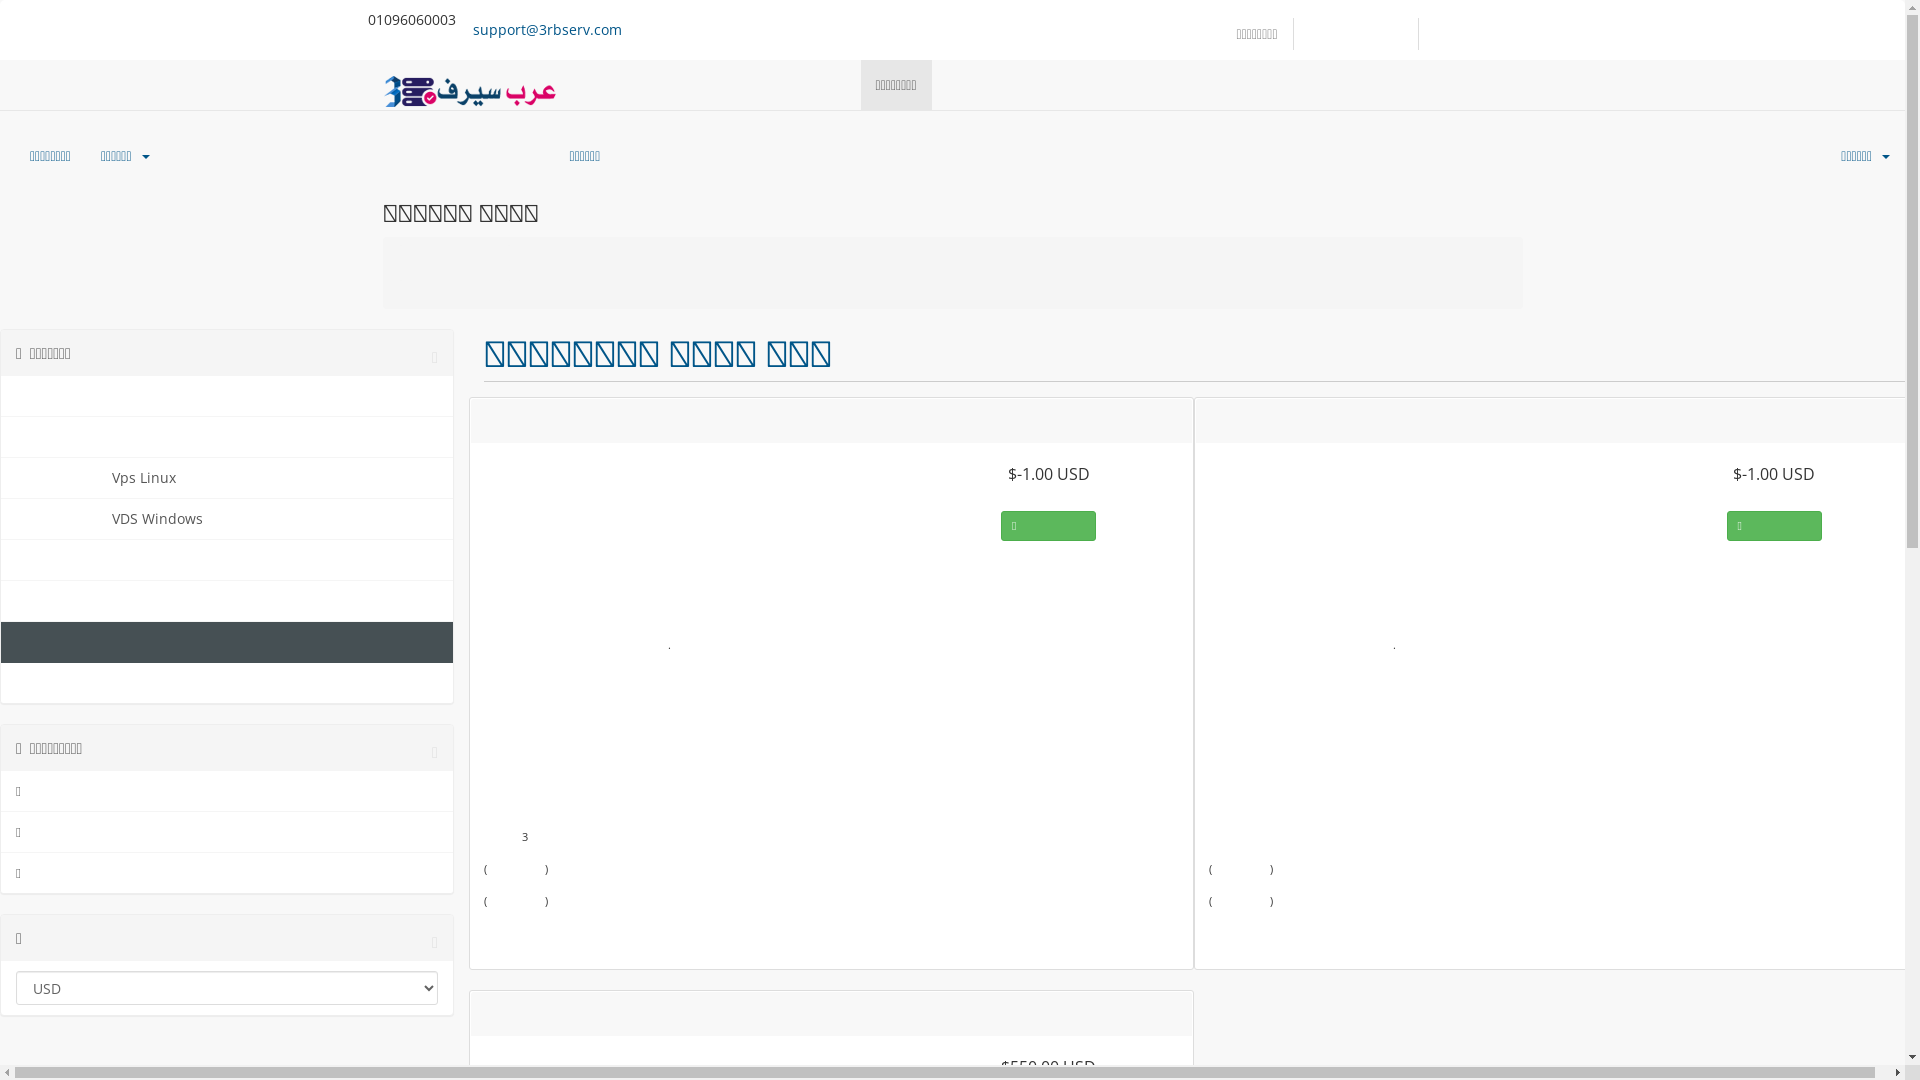 Image resolution: width=1920 pixels, height=1080 pixels. I want to click on 'support@3rbserv.com', so click(547, 30).